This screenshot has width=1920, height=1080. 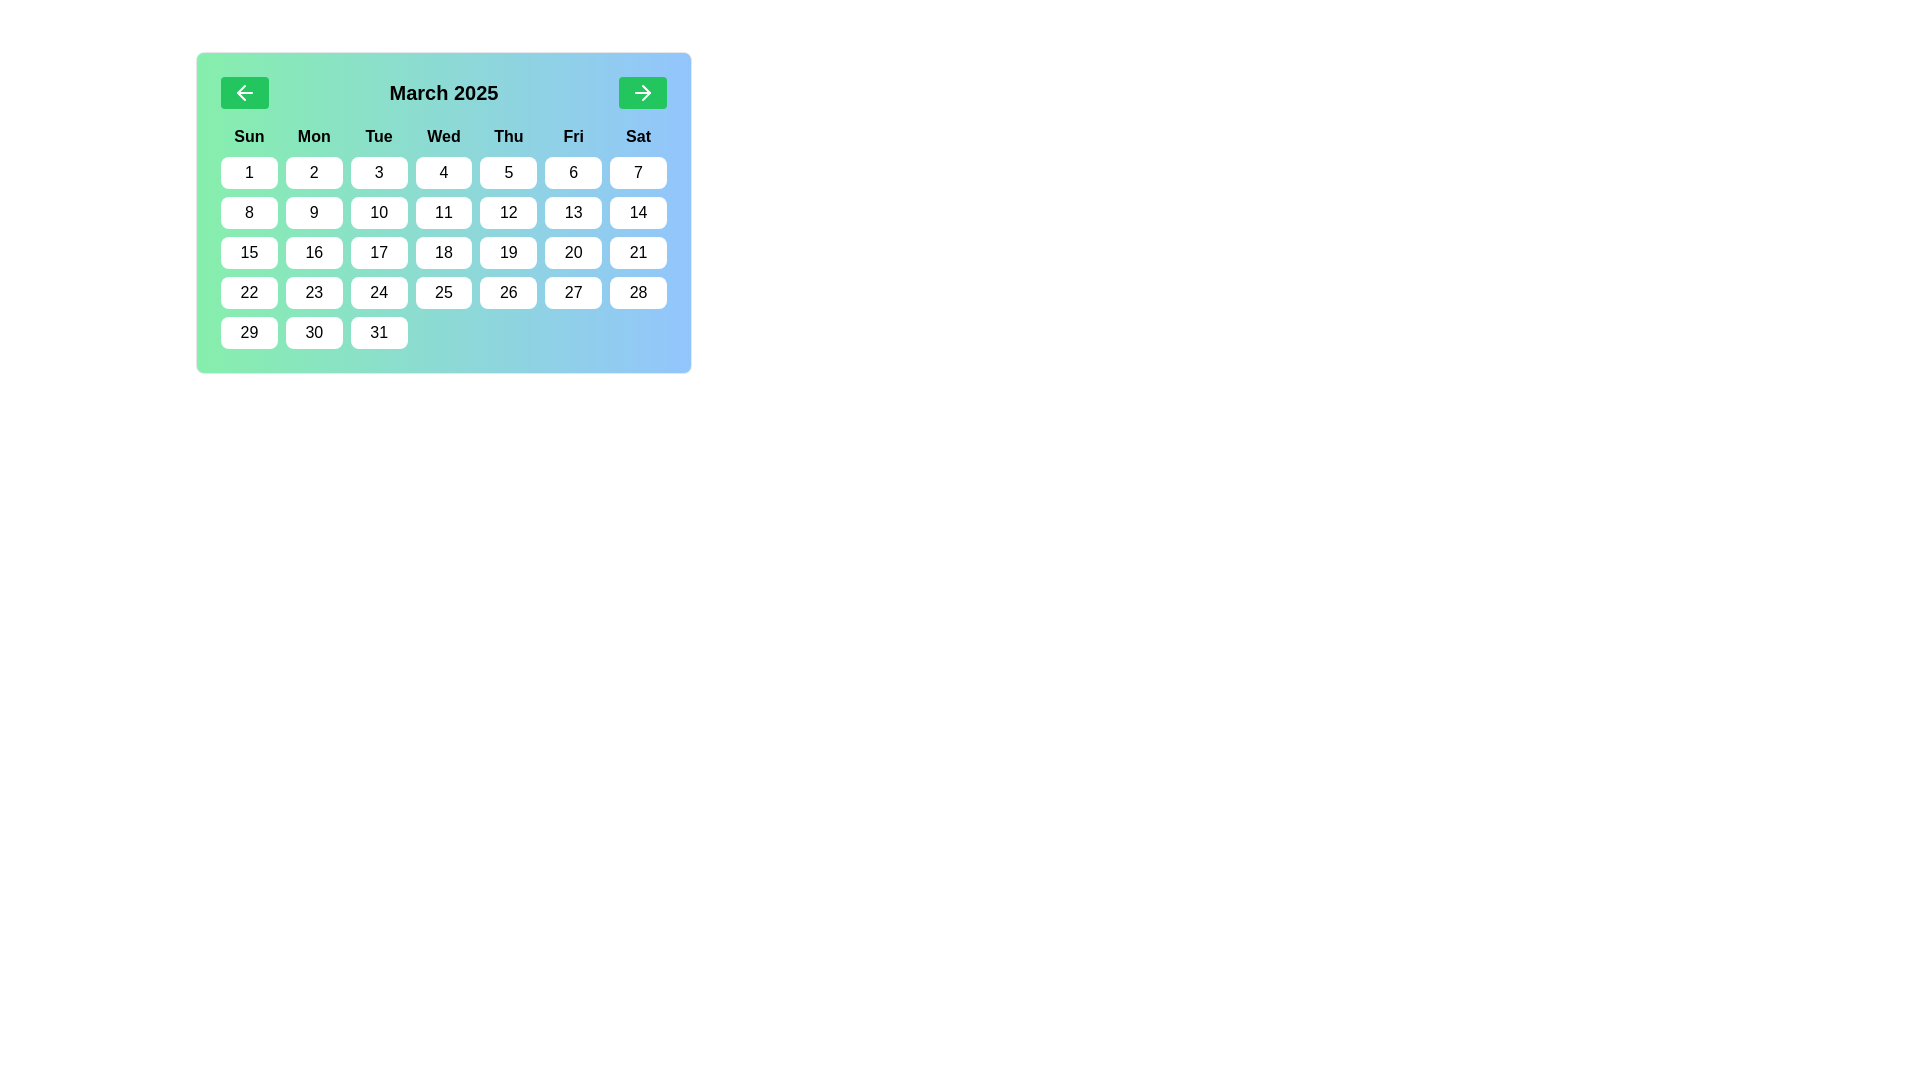 What do you see at coordinates (637, 136) in the screenshot?
I see `the static text label displaying 'Sat' in bold, which is the last header in the top row of the calendar widget` at bounding box center [637, 136].